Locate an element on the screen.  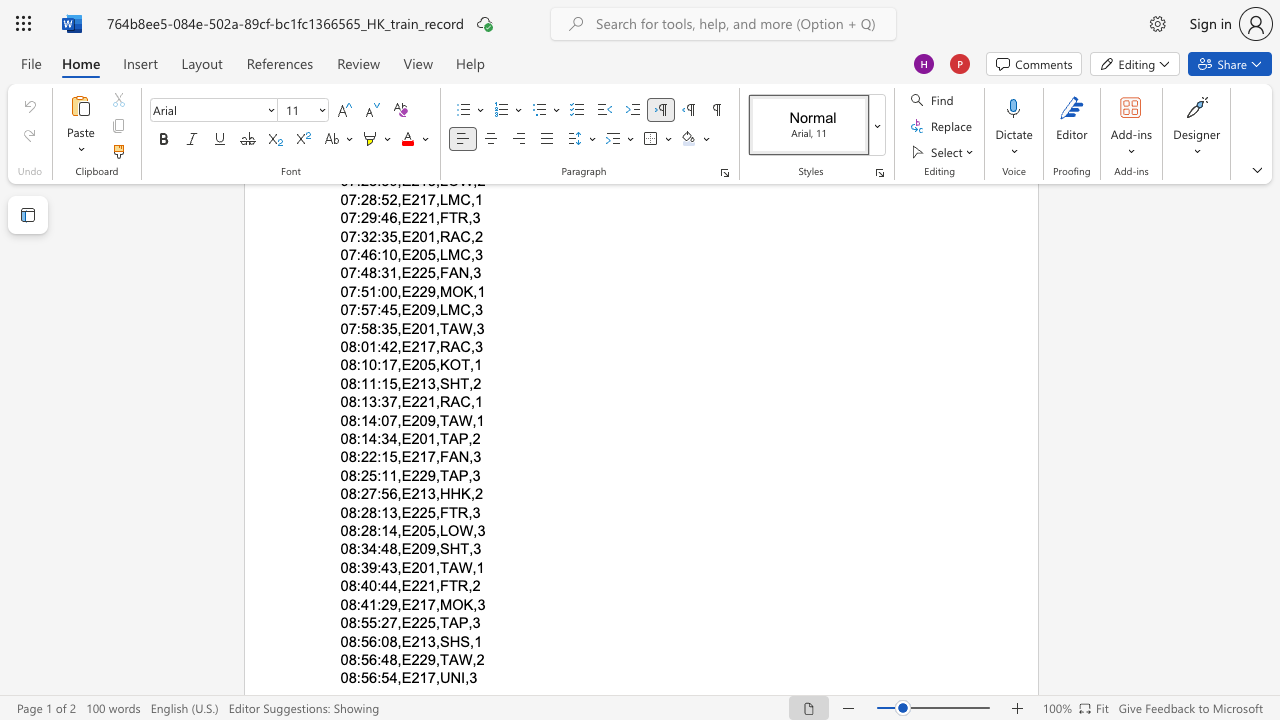
the subset text "8:56:48,E229,TAW,2" within the text "08:56:48,E229,TAW,2" is located at coordinates (348, 659).